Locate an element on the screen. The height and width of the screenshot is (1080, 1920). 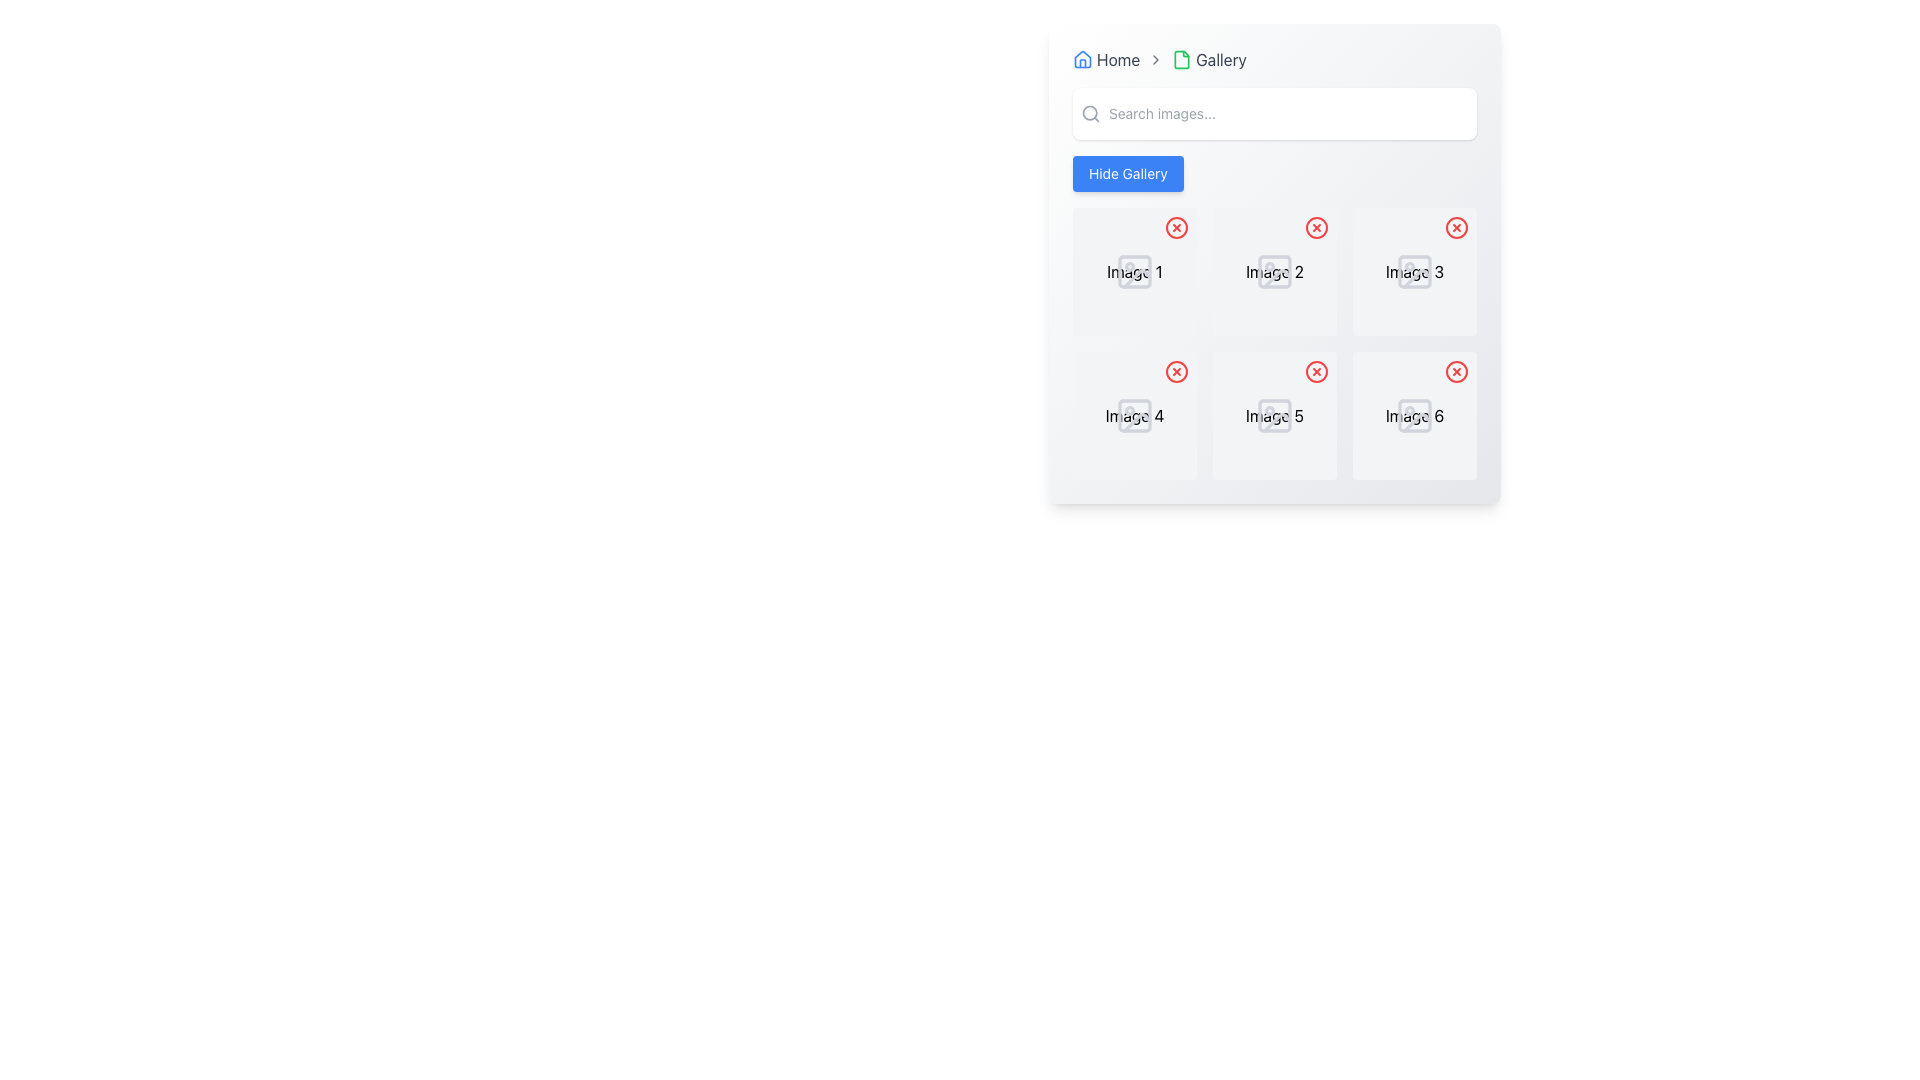
the icon button resembling a stylized house with a blue stroke is located at coordinates (1082, 59).